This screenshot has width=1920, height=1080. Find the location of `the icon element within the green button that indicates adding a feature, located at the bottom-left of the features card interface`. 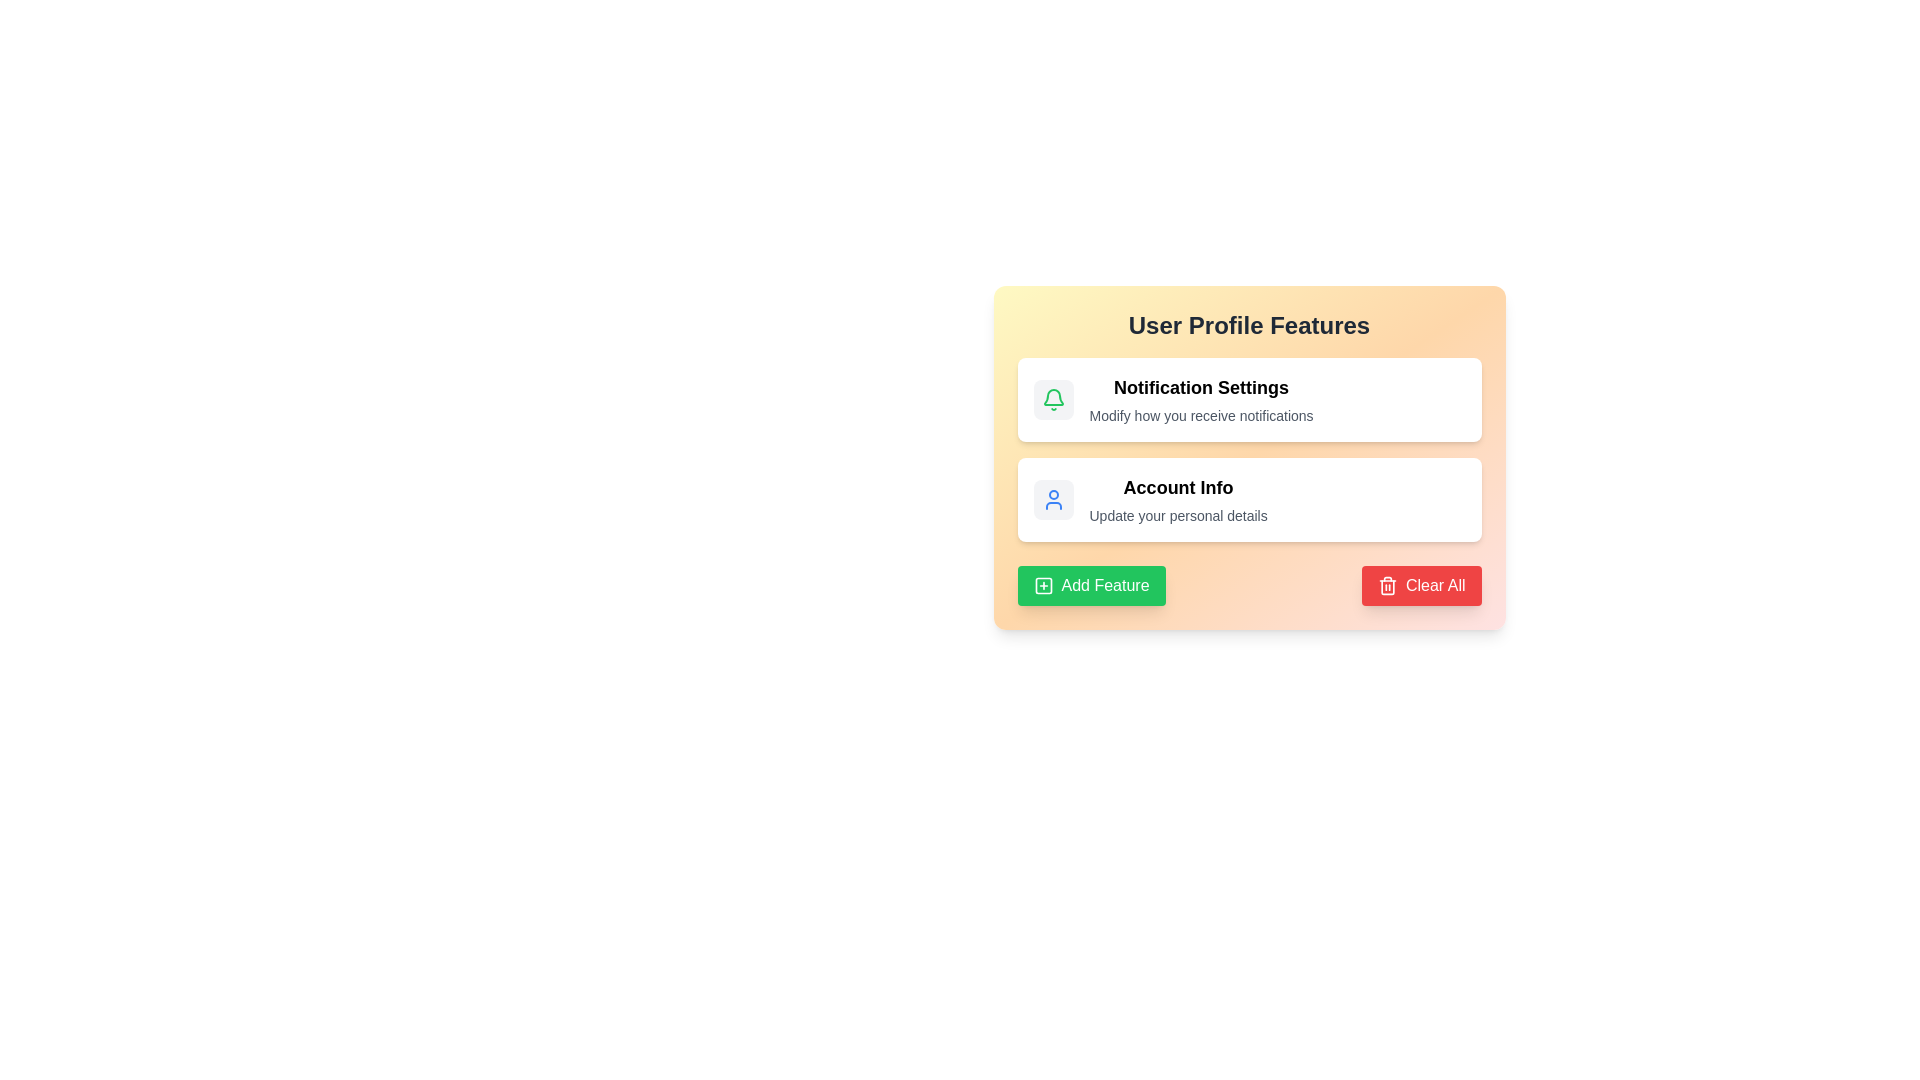

the icon element within the green button that indicates adding a feature, located at the bottom-left of the features card interface is located at coordinates (1042, 585).